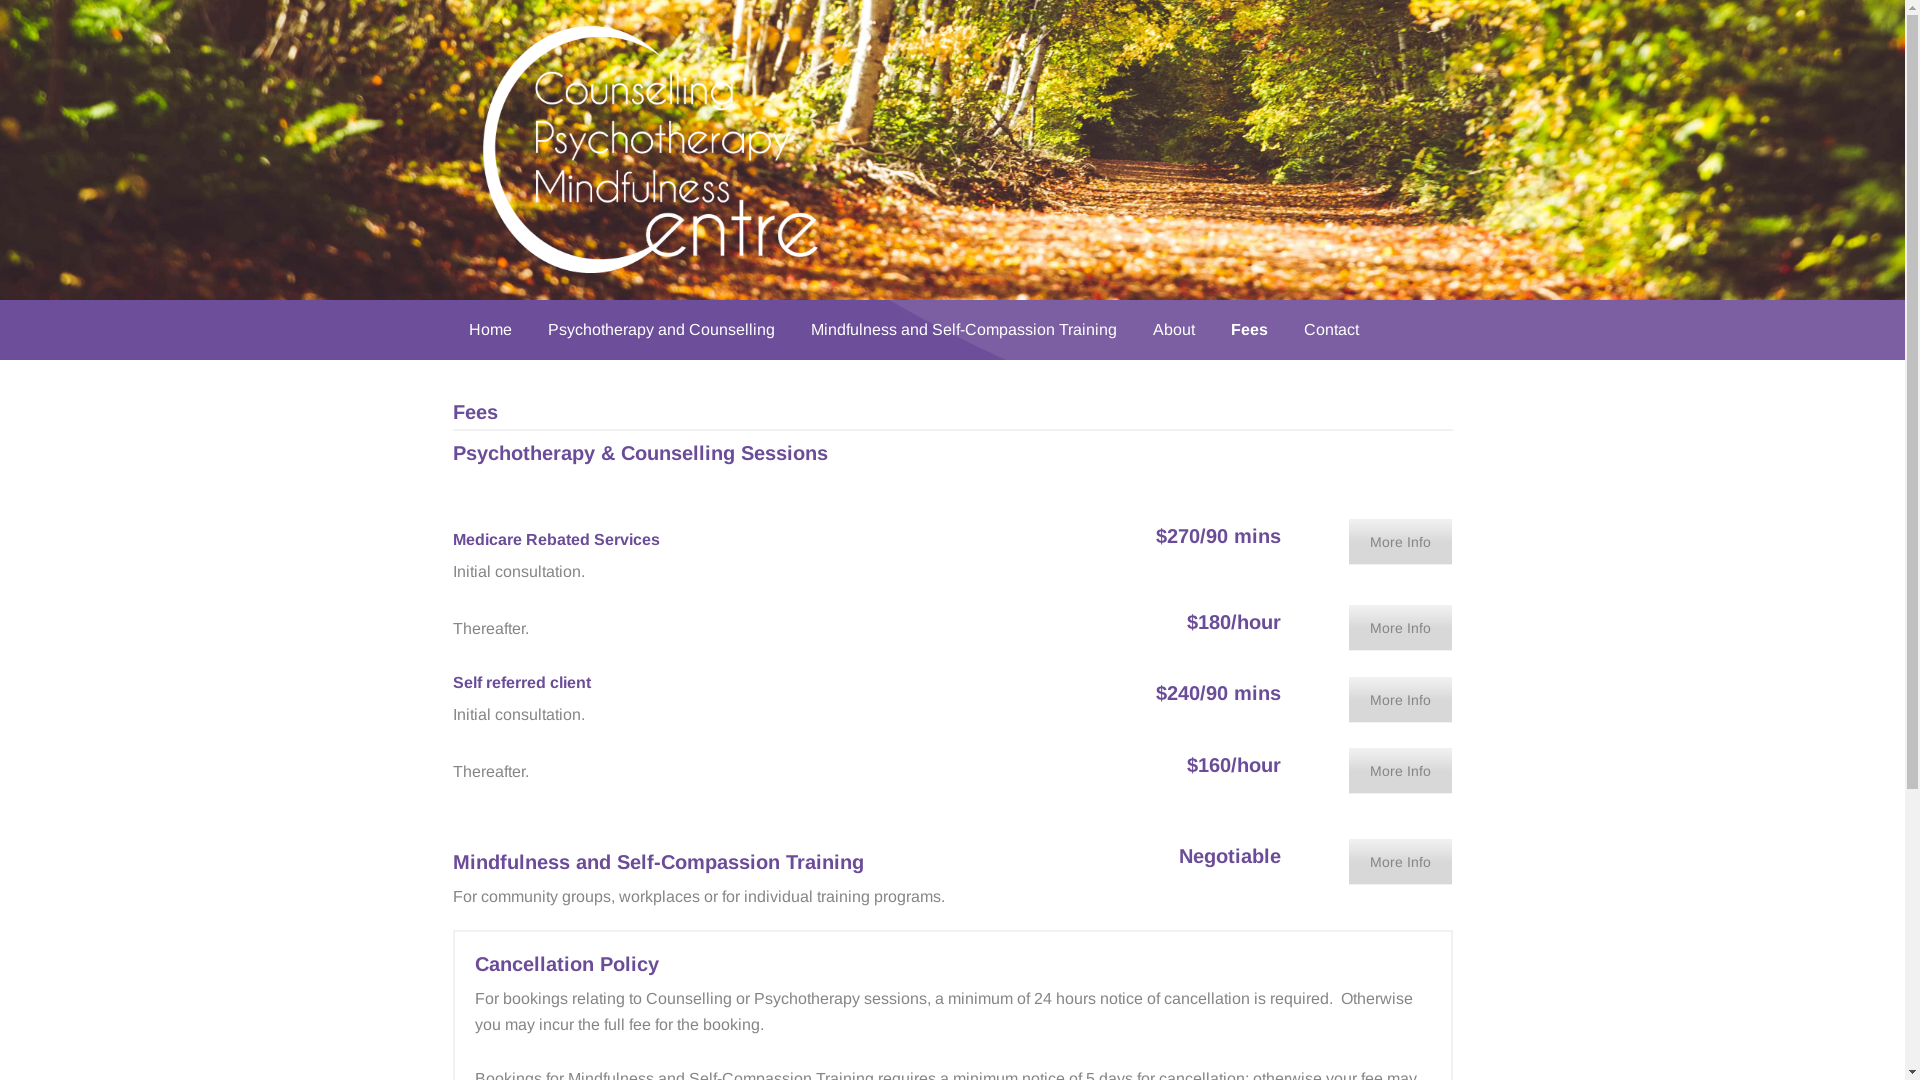 This screenshot has height=1080, width=1920. What do you see at coordinates (1331, 329) in the screenshot?
I see `'Contact'` at bounding box center [1331, 329].